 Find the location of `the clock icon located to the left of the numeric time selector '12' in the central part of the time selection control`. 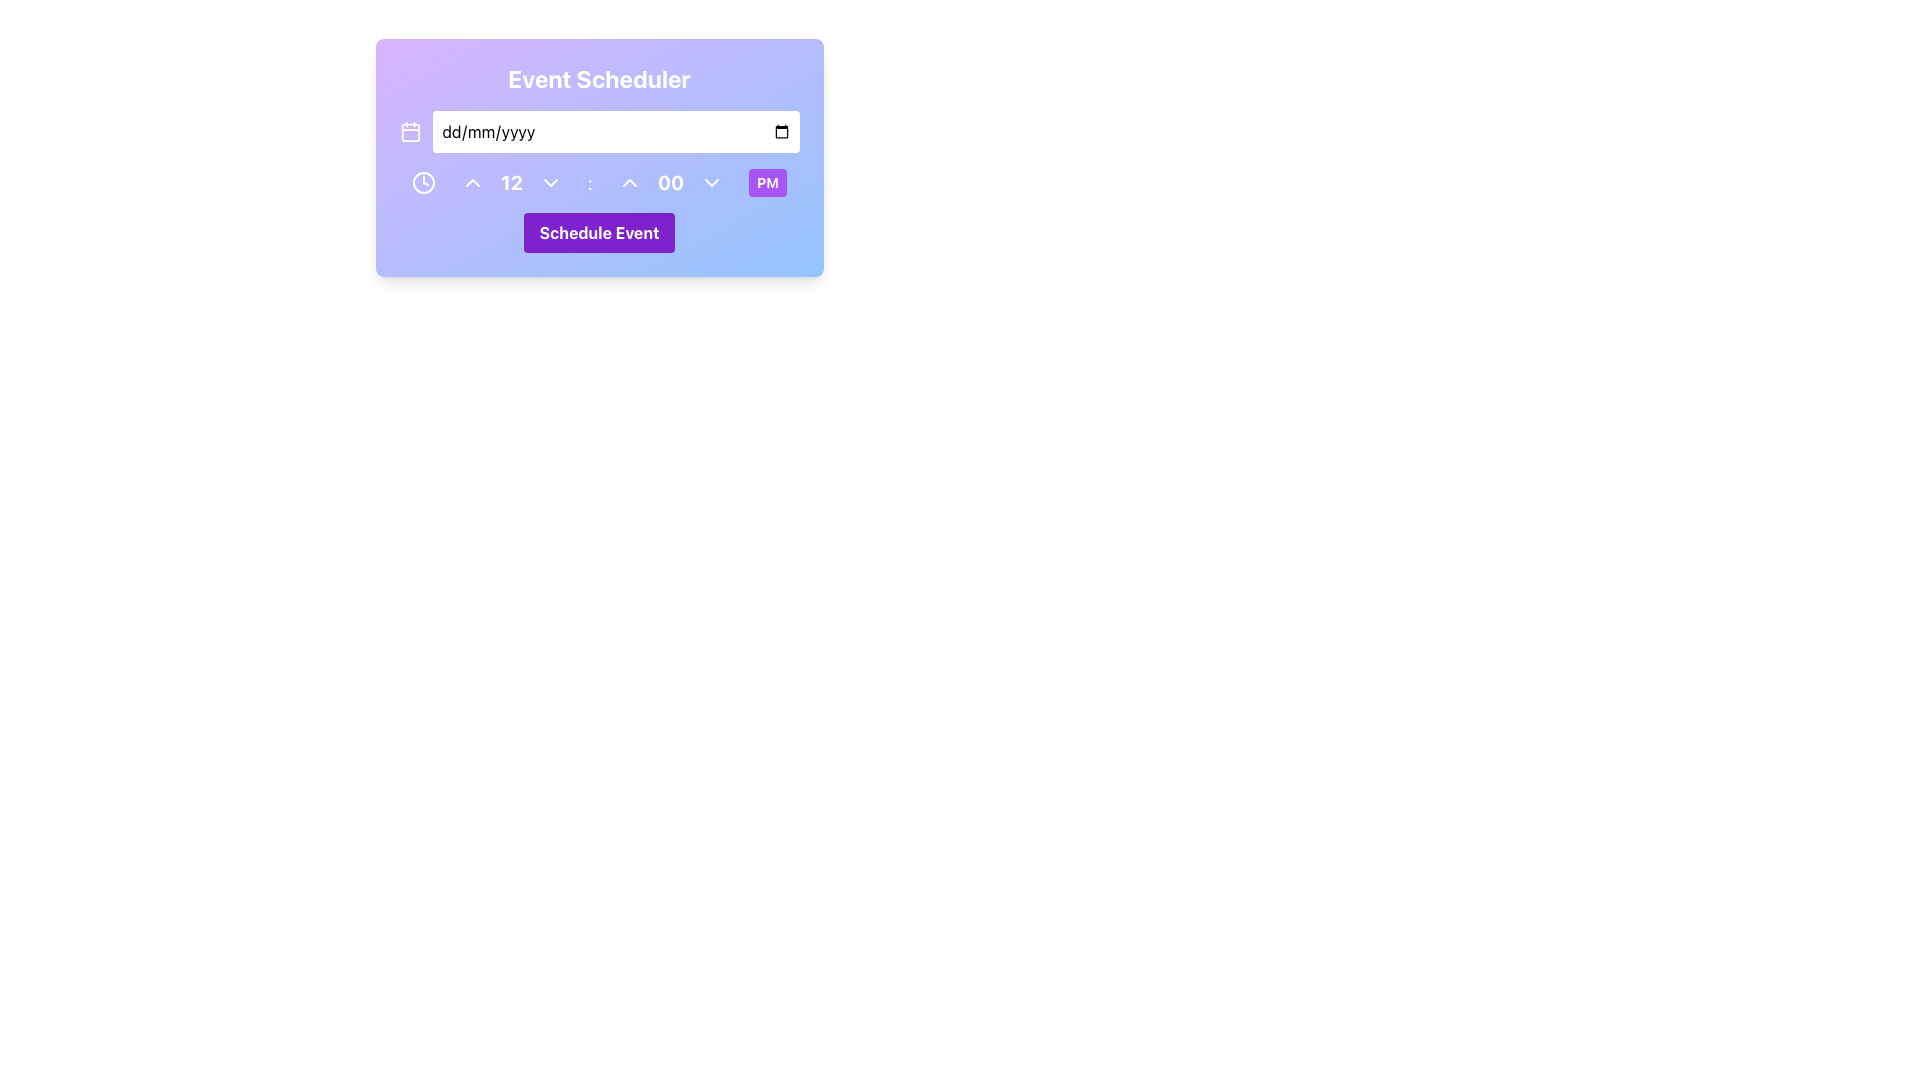

the clock icon located to the left of the numeric time selector '12' in the central part of the time selection control is located at coordinates (422, 182).